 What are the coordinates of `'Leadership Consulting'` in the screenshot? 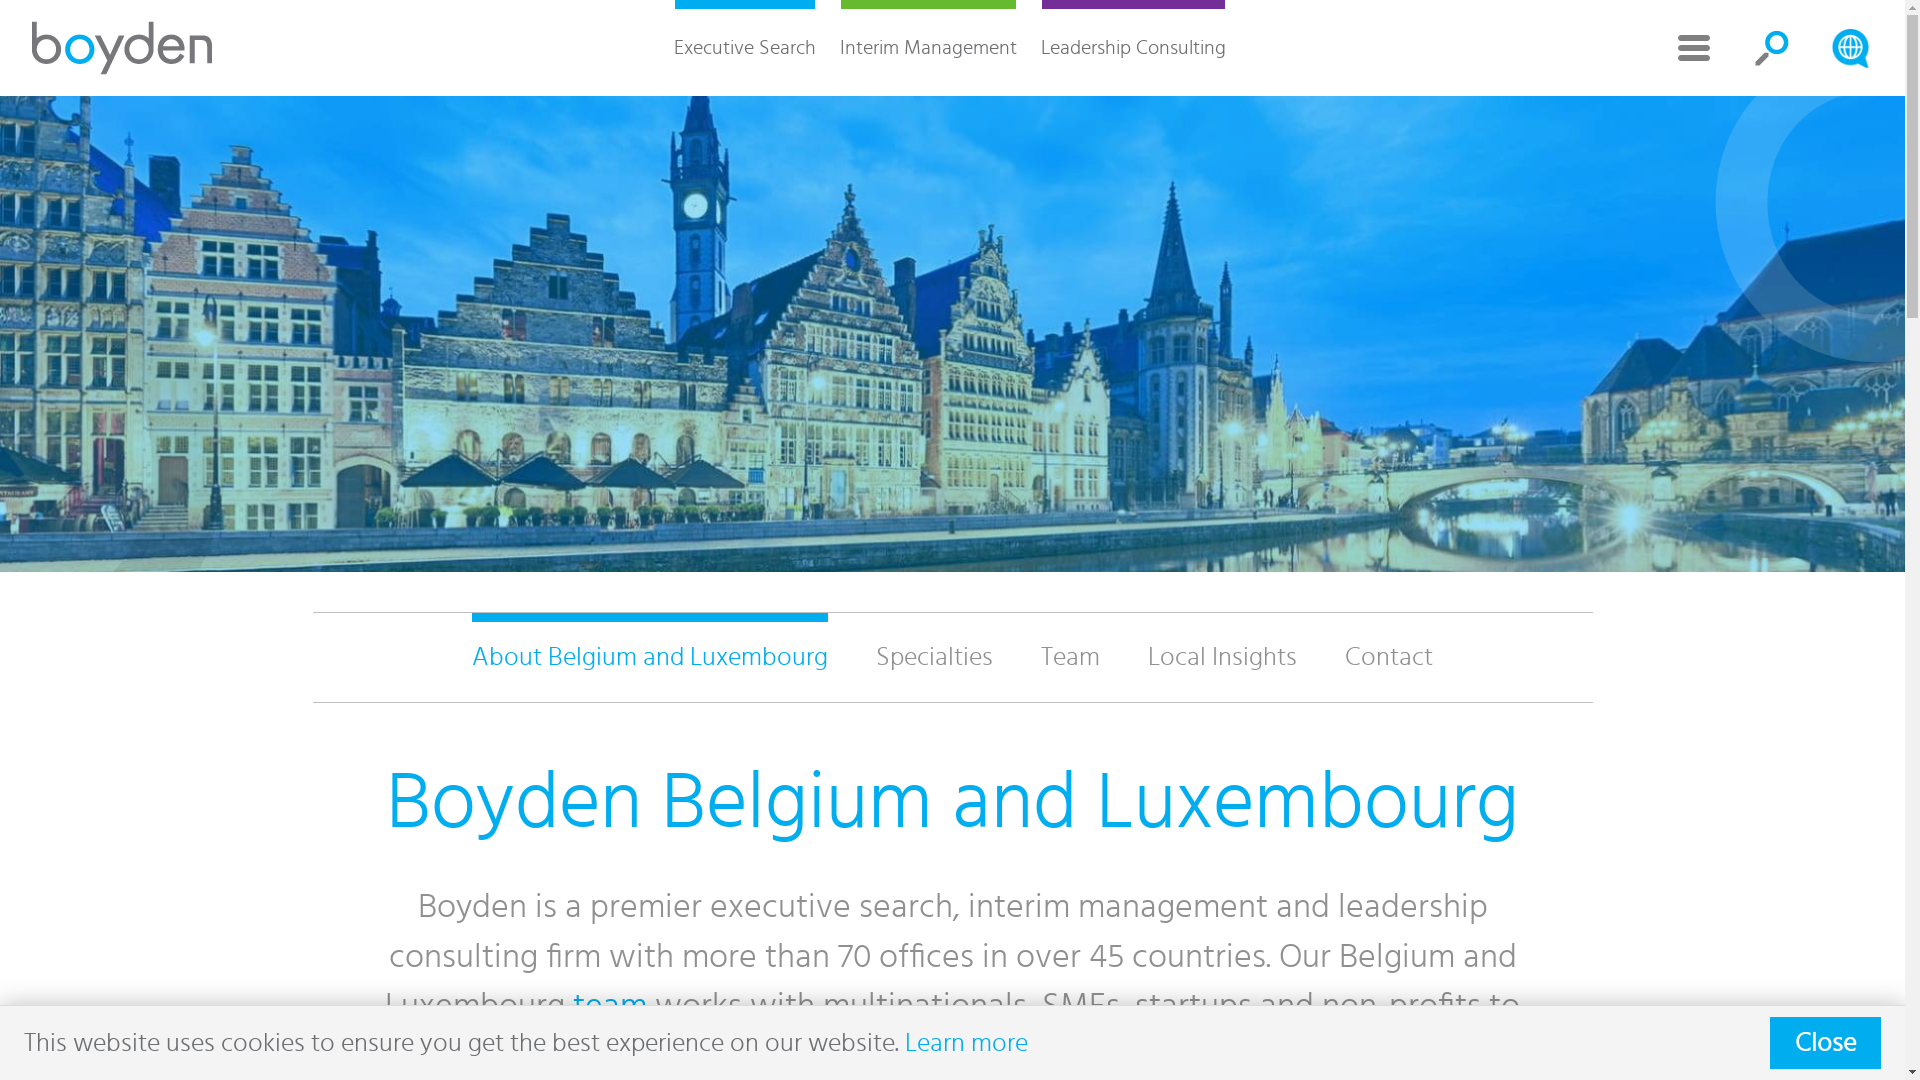 It's located at (1027, 46).